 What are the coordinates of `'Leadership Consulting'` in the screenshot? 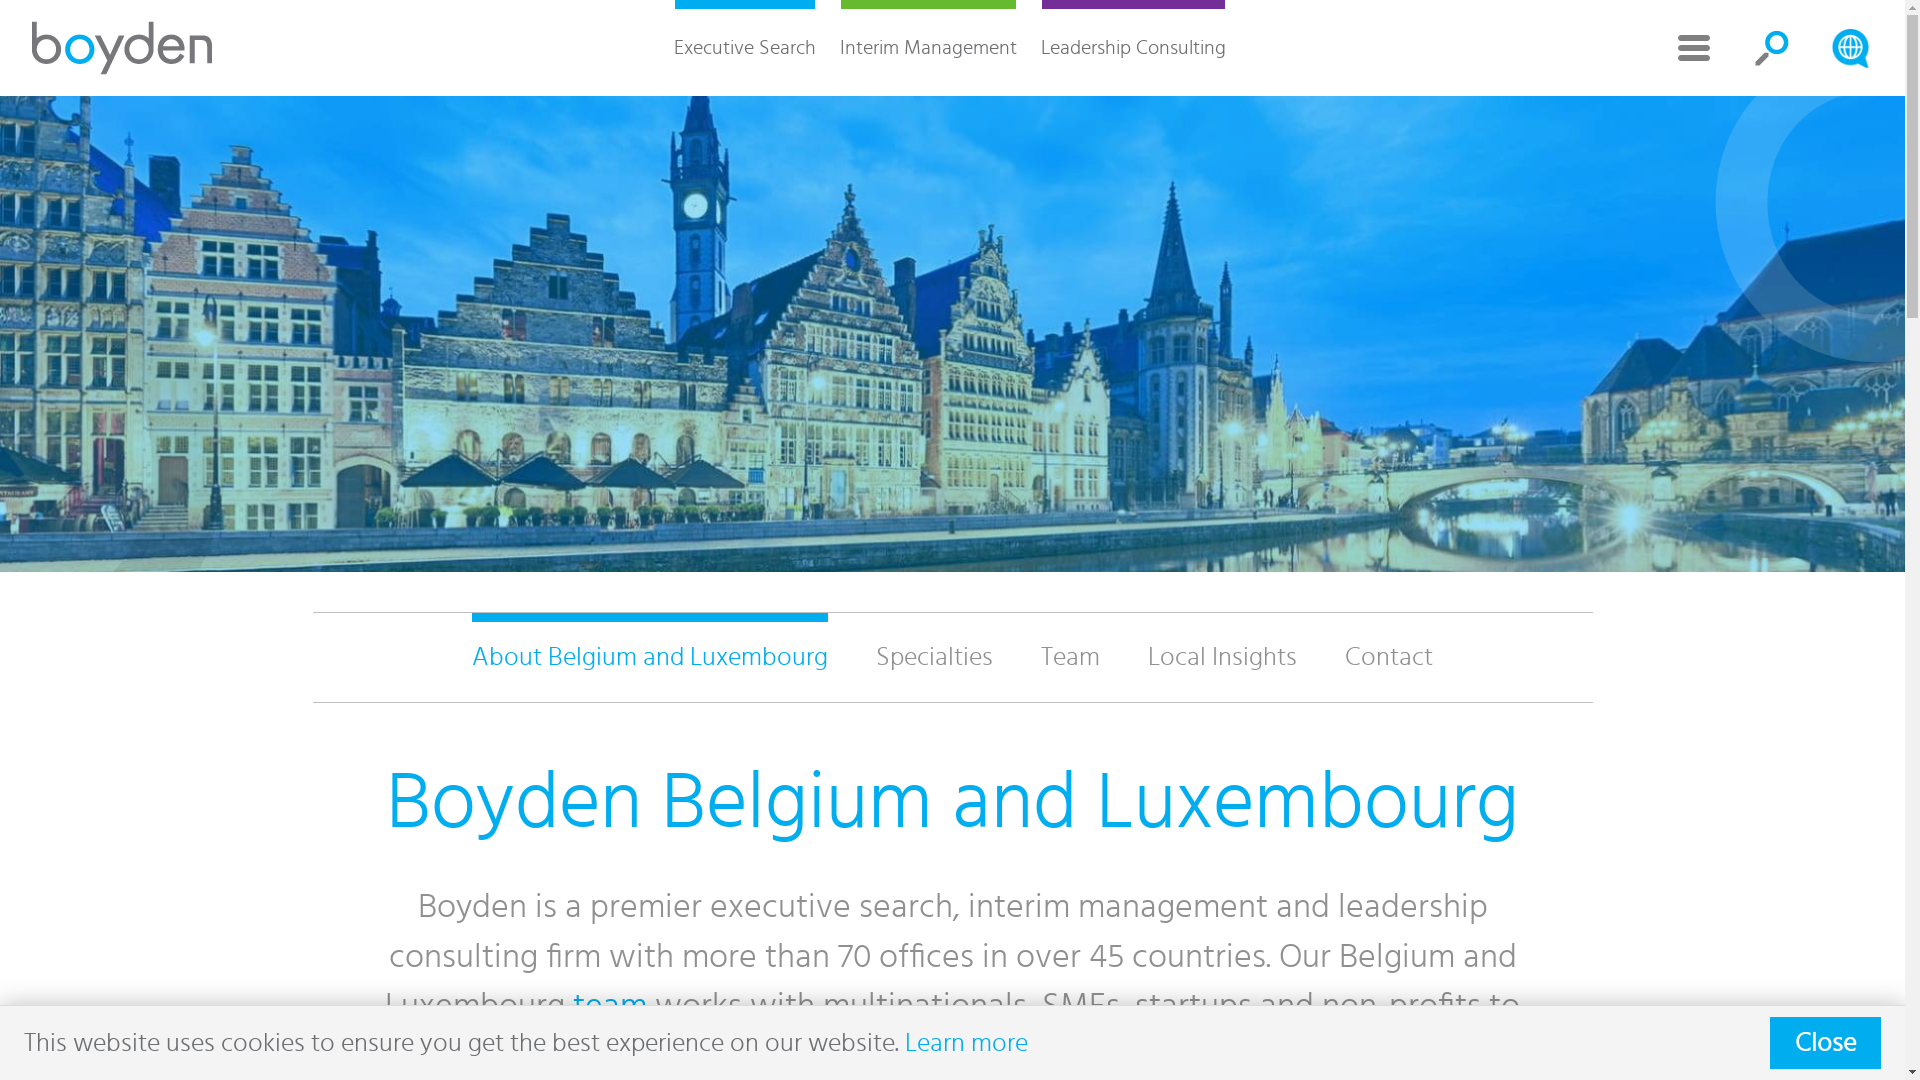 It's located at (1027, 46).